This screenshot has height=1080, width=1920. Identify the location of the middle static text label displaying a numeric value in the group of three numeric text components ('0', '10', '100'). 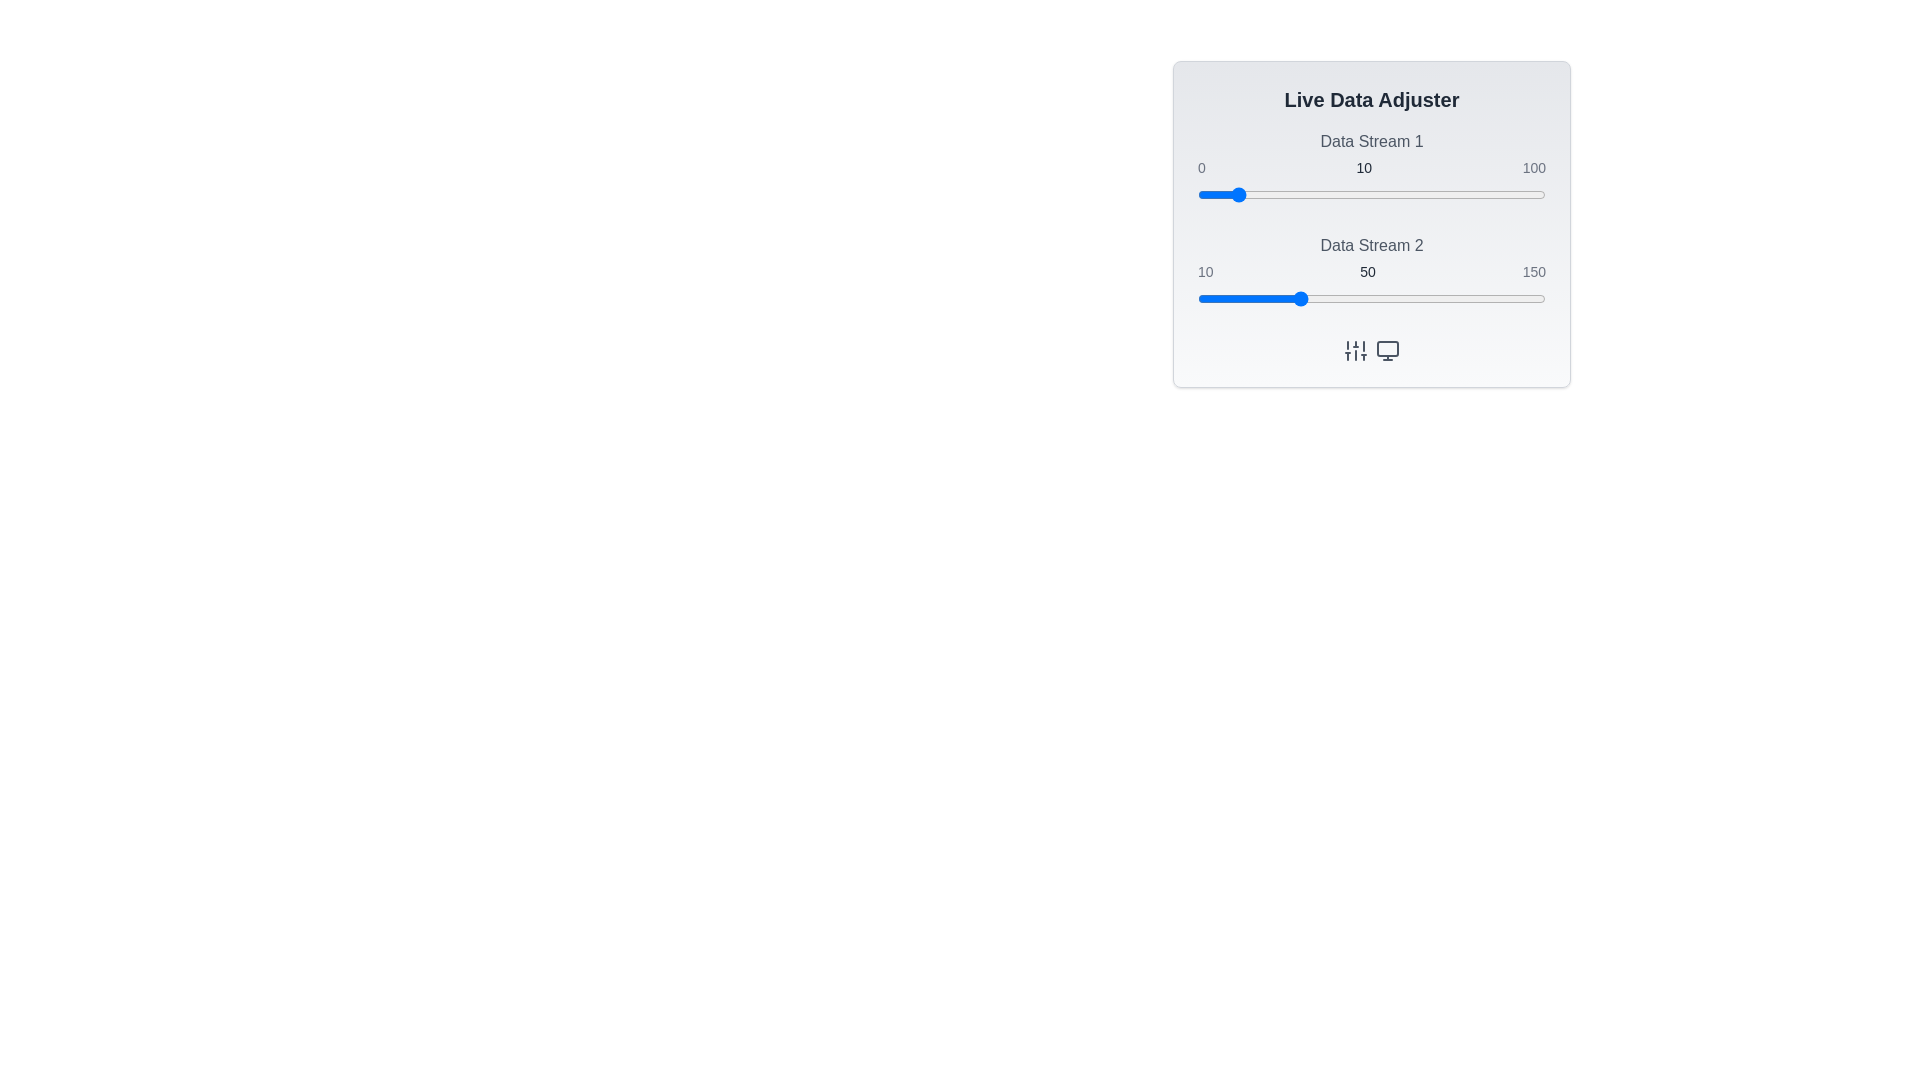
(1363, 167).